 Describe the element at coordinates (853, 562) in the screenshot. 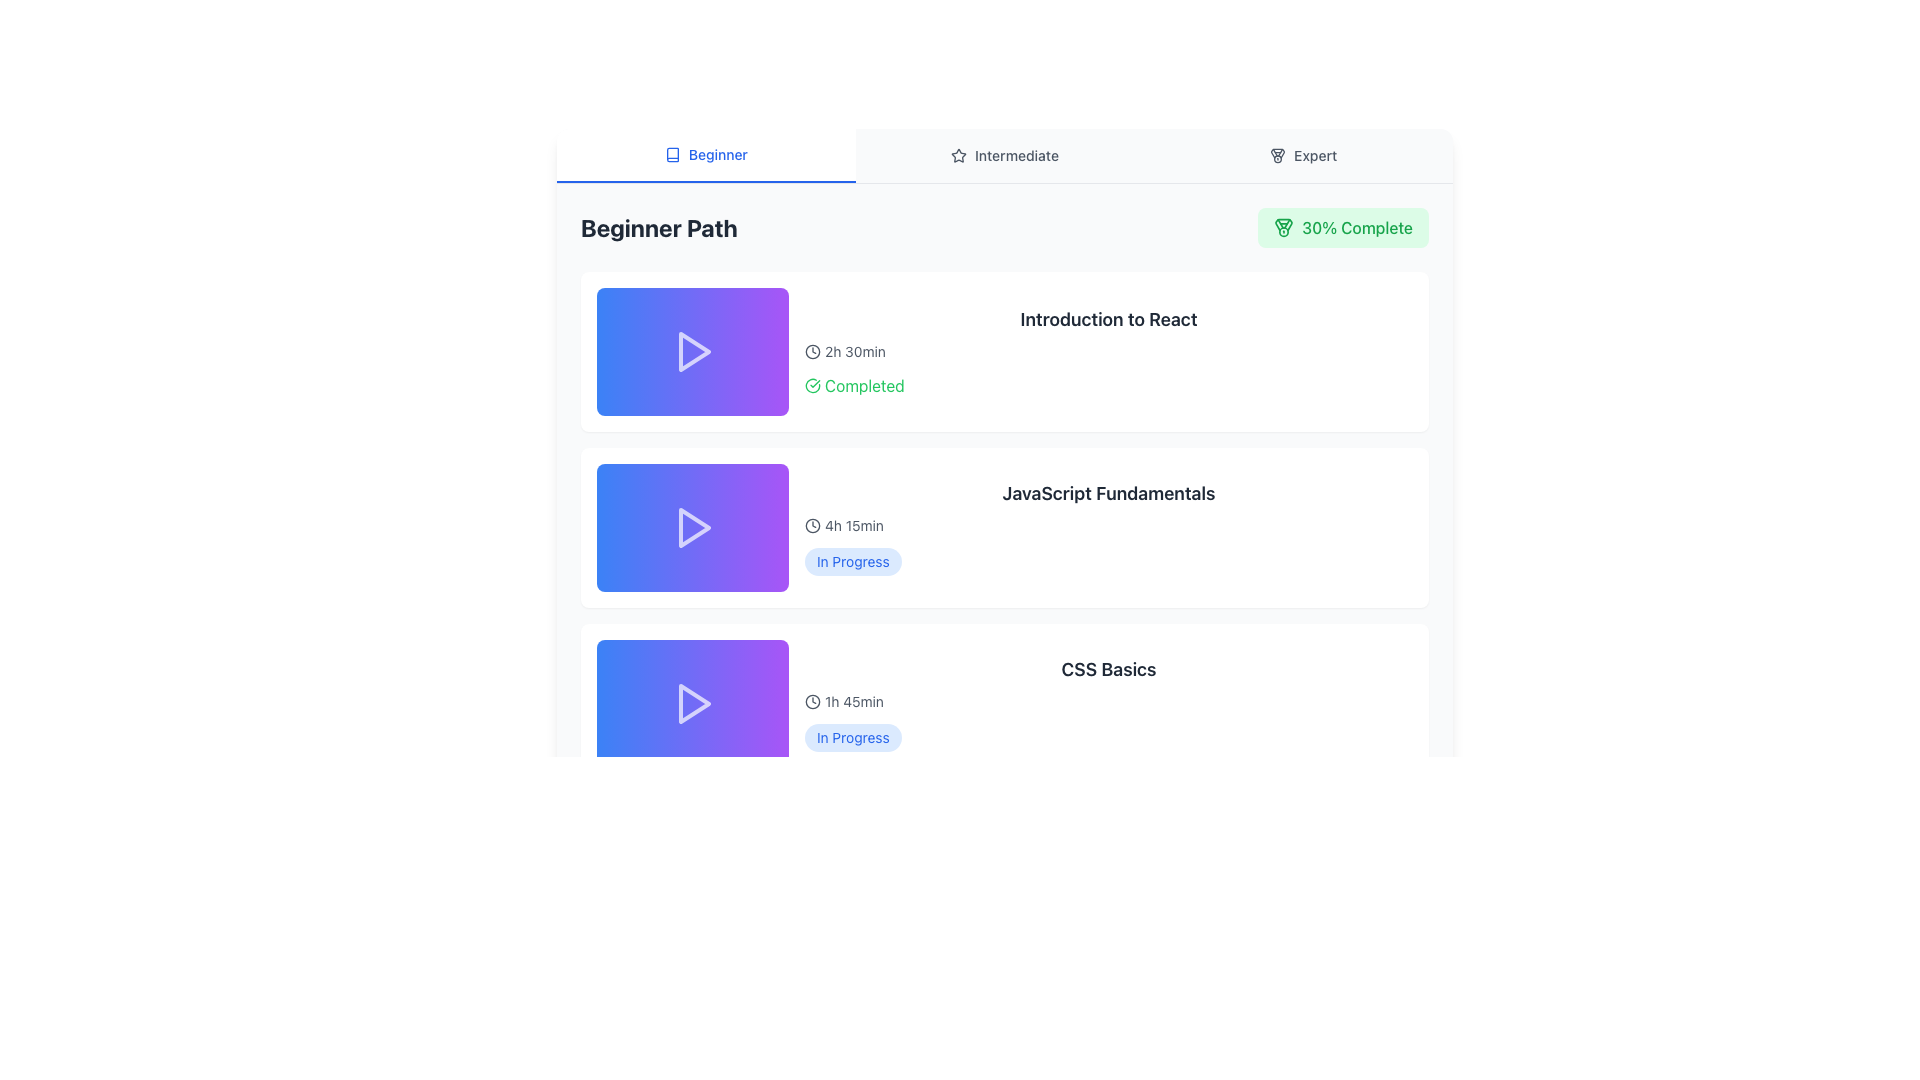

I see `text of the label indicating the progress status for the 'JavaScript Fundamentals' course, marked as 'In Progress'` at that location.